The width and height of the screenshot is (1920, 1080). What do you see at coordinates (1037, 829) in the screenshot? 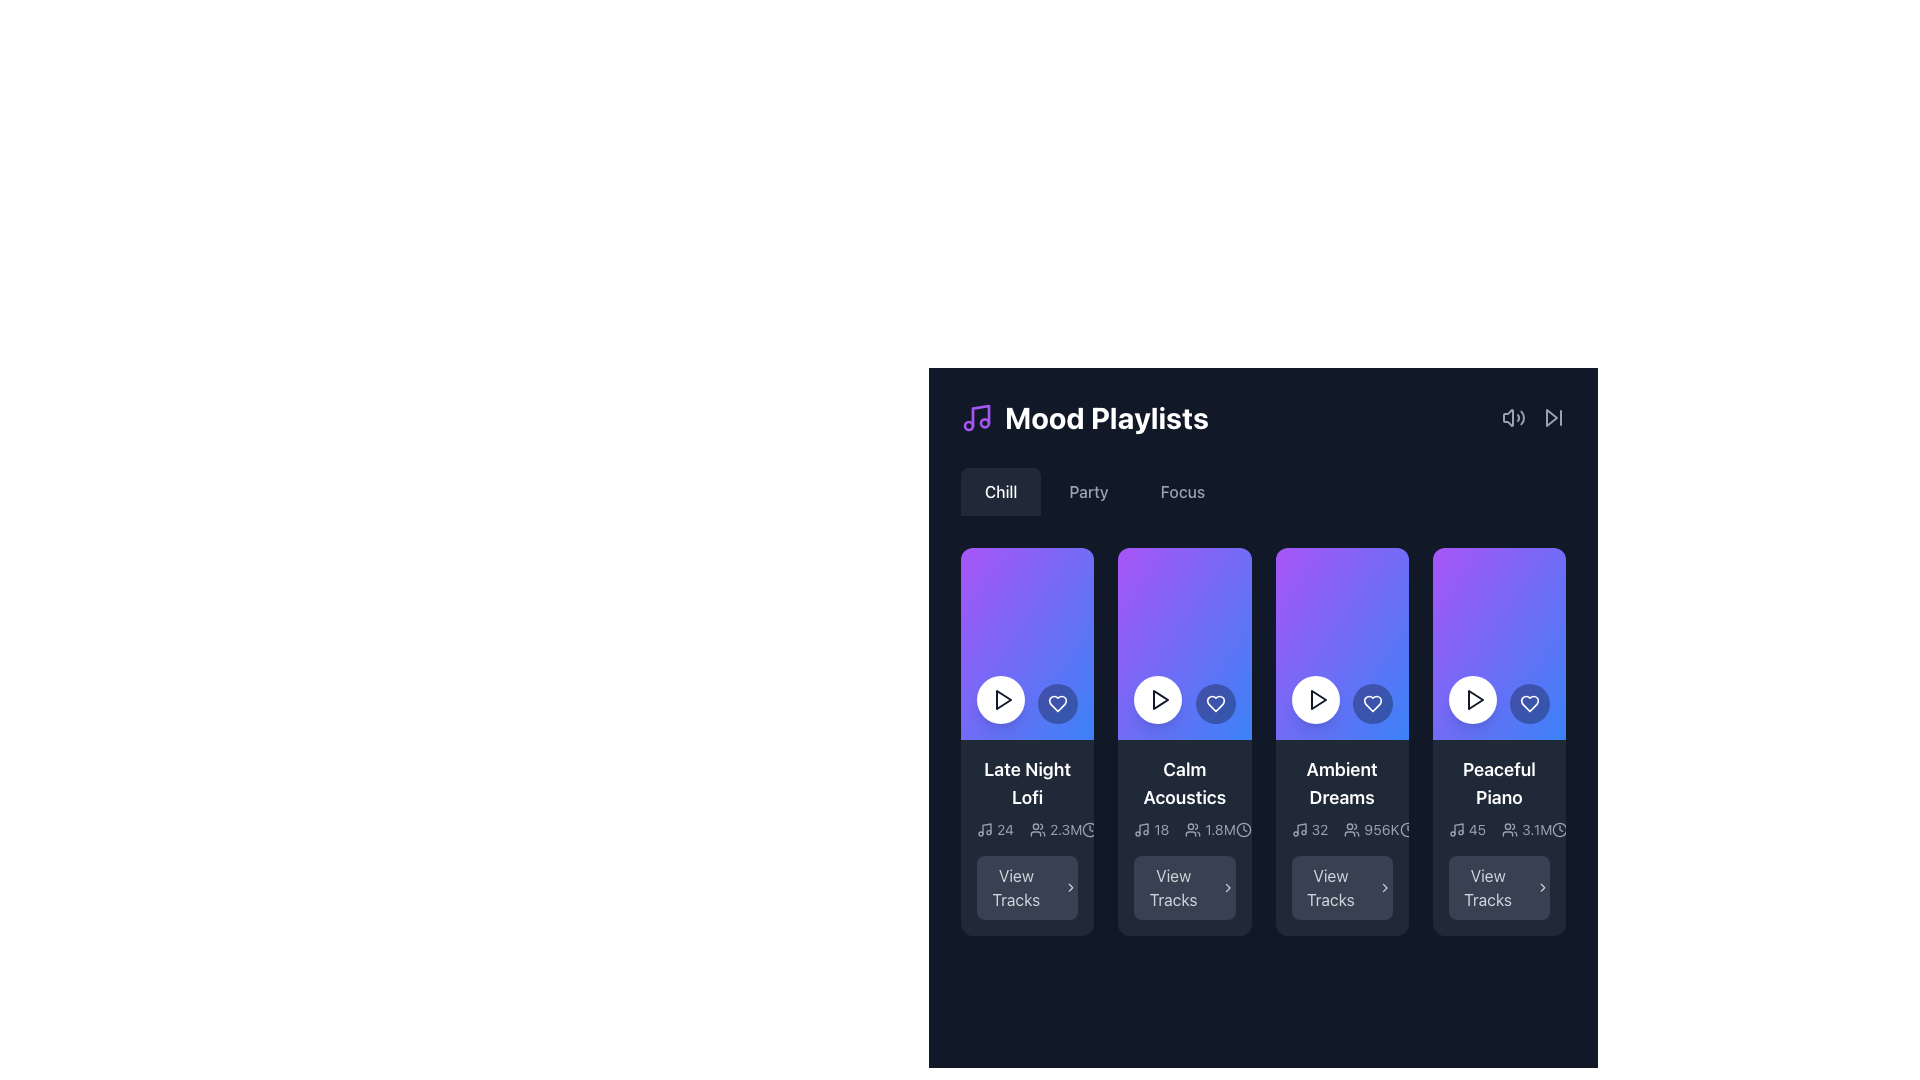
I see `the icon located to the left of the numerical text '2.3M' which indicates user-related statistics for the 'Late Night Lofi' playlist` at bounding box center [1037, 829].